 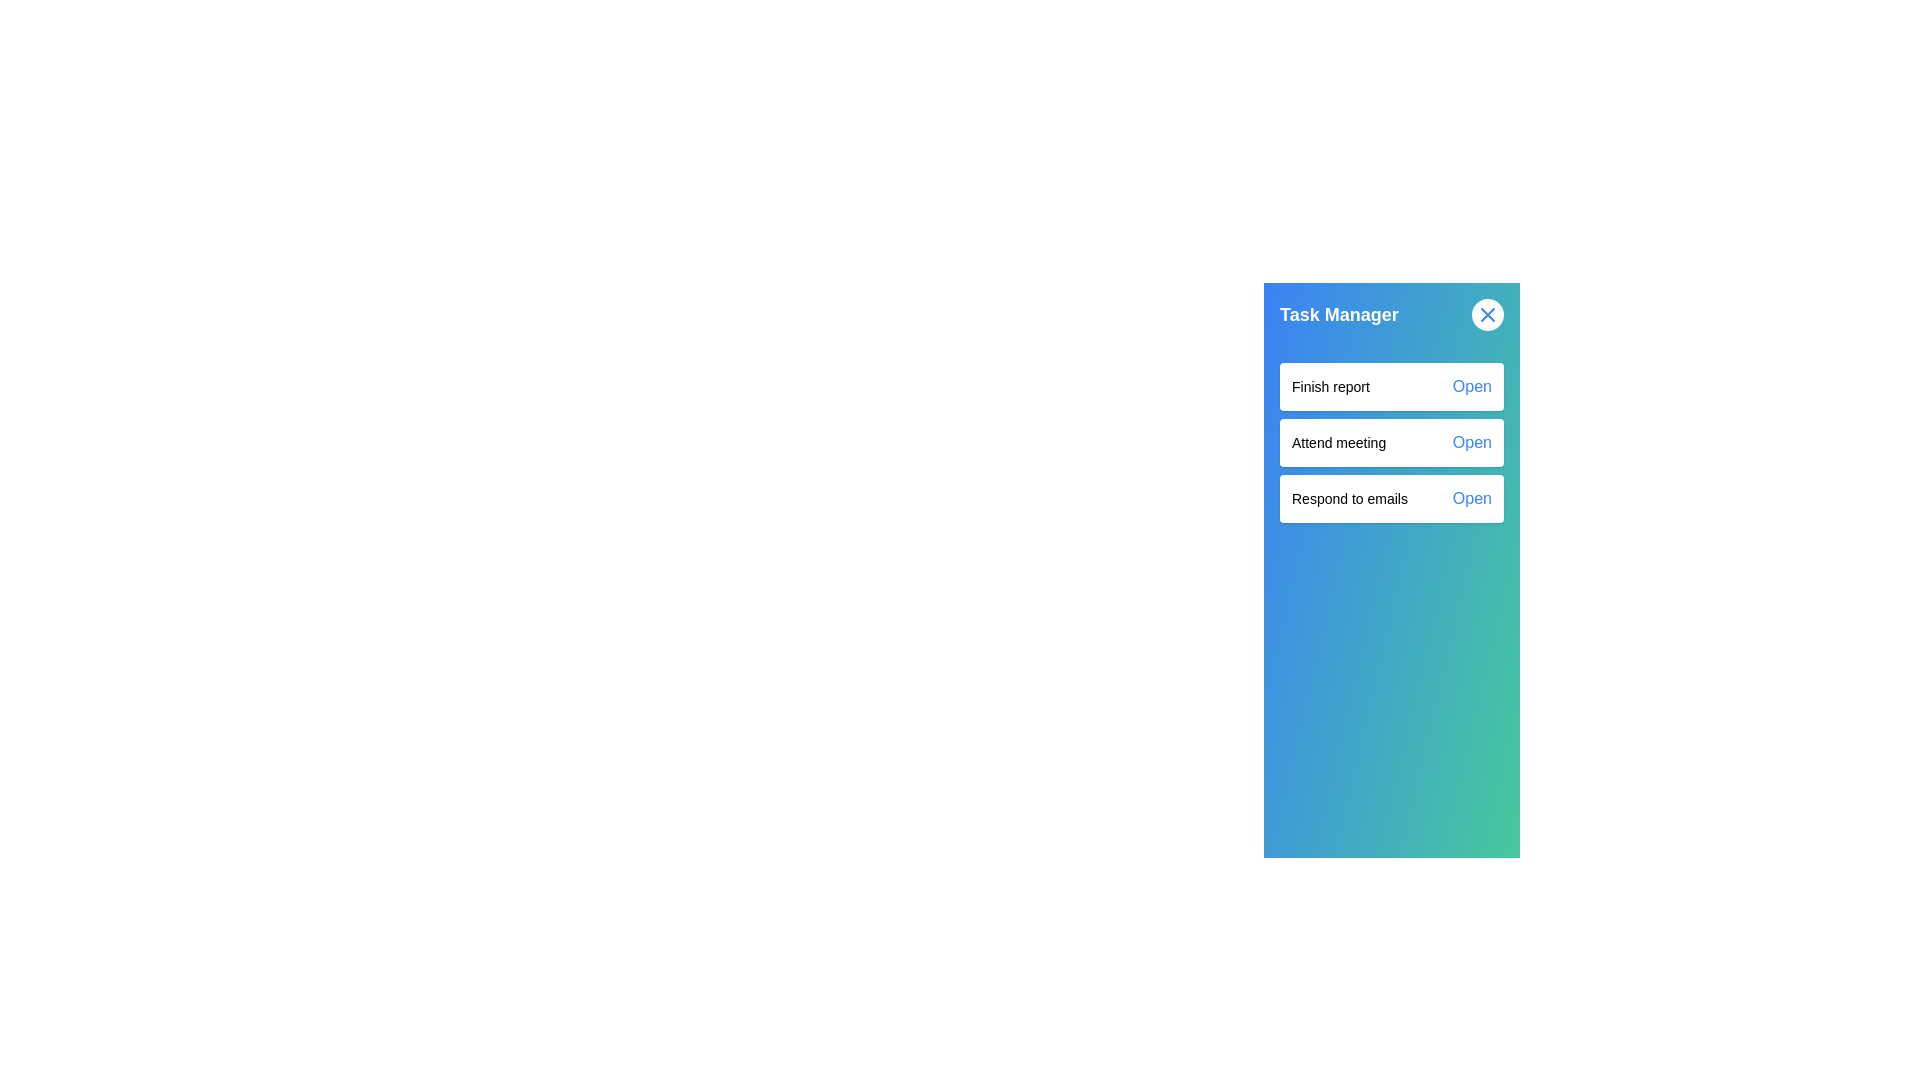 I want to click on the clickable text element labeled 'Open', styled with blue text and an underline on hover, located next to 'Respond to emails' in the bottommost task entry of the vertical list, so click(x=1472, y=497).